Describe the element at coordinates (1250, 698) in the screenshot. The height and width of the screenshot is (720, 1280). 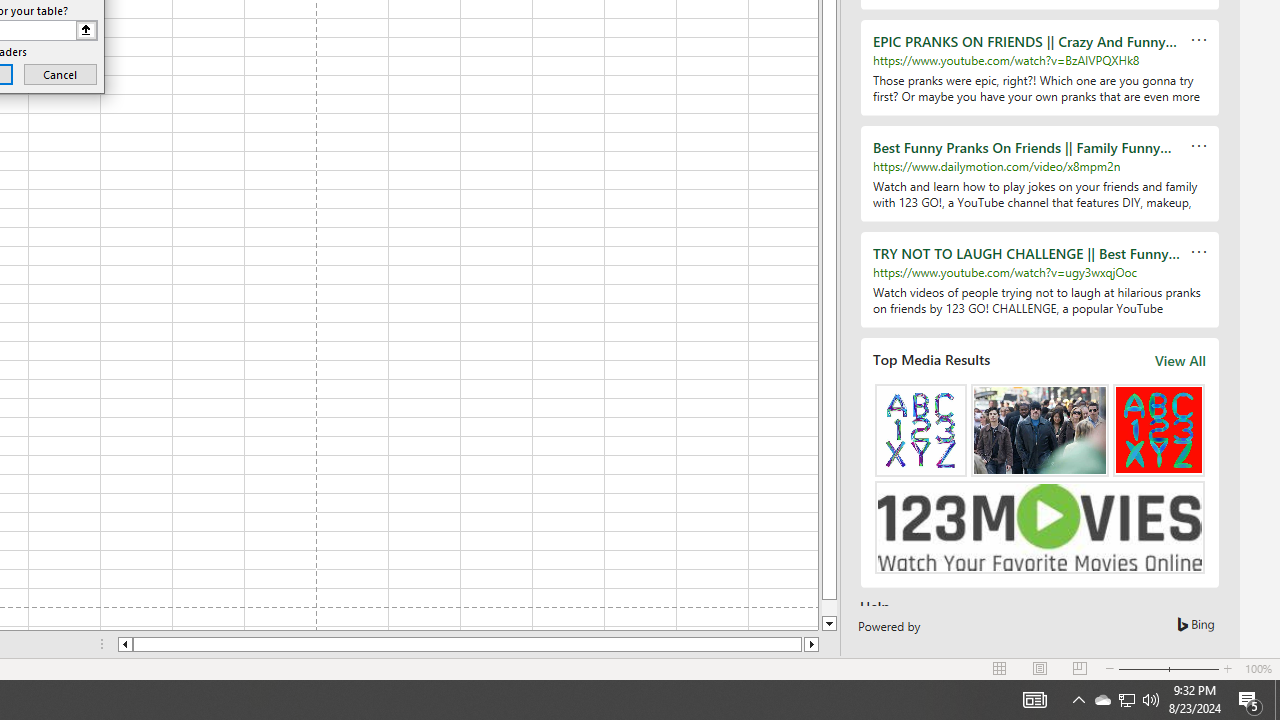
I see `'Action Center, 5 new notifications'` at that location.